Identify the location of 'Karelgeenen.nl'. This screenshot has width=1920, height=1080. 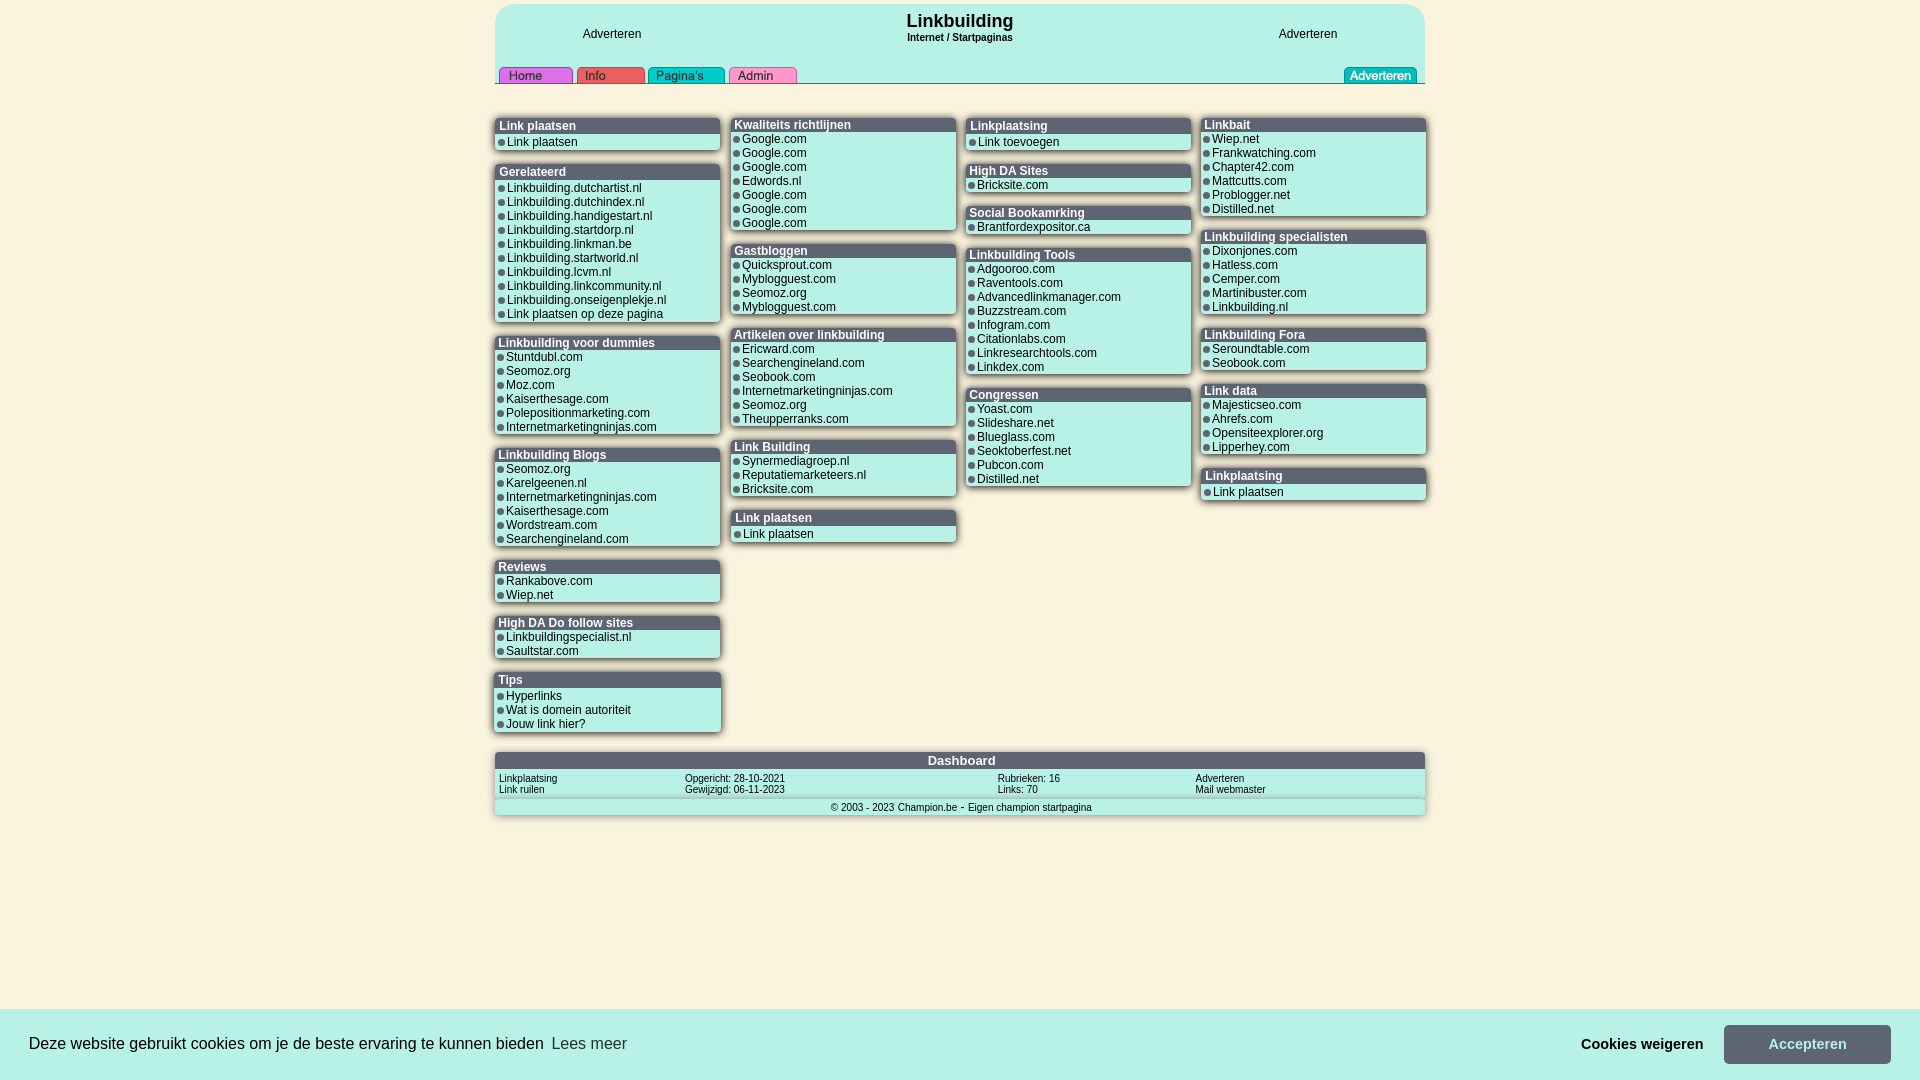
(546, 482).